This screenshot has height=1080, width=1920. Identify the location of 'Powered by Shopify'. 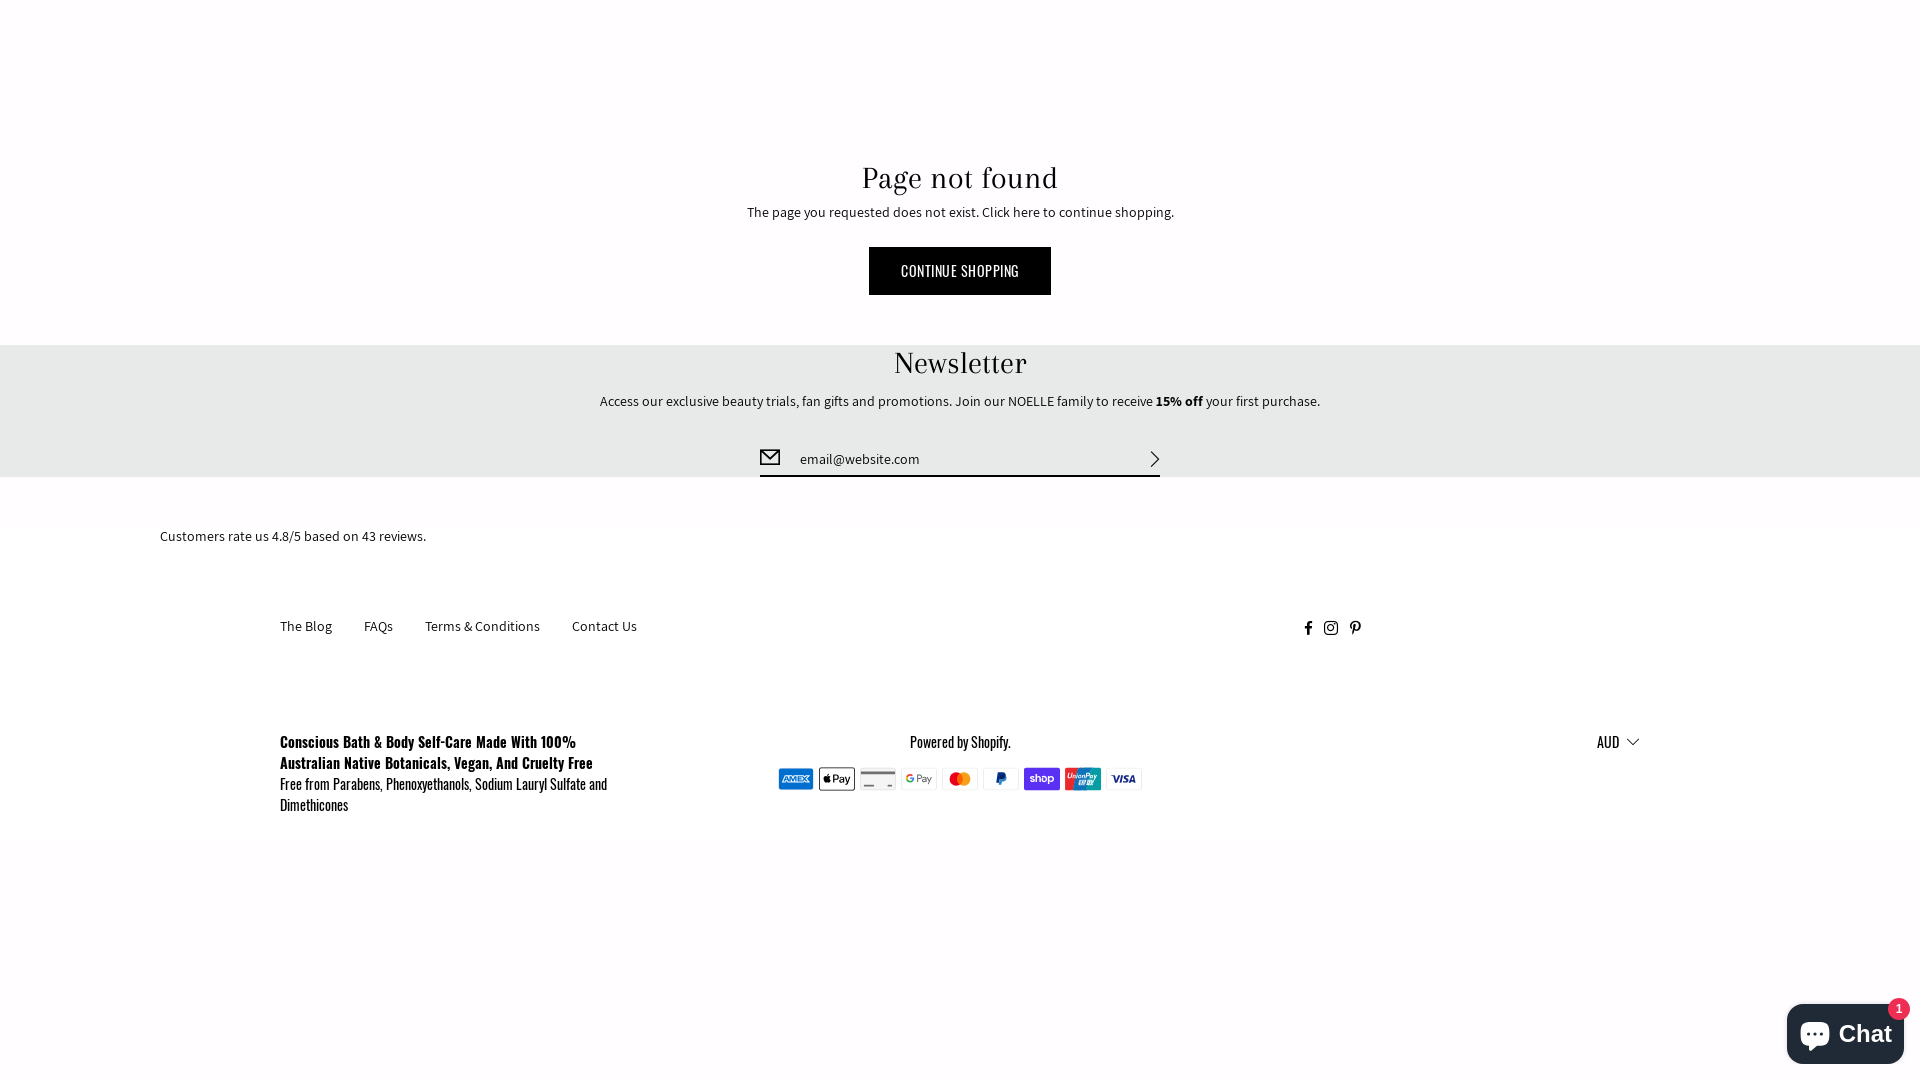
(958, 741).